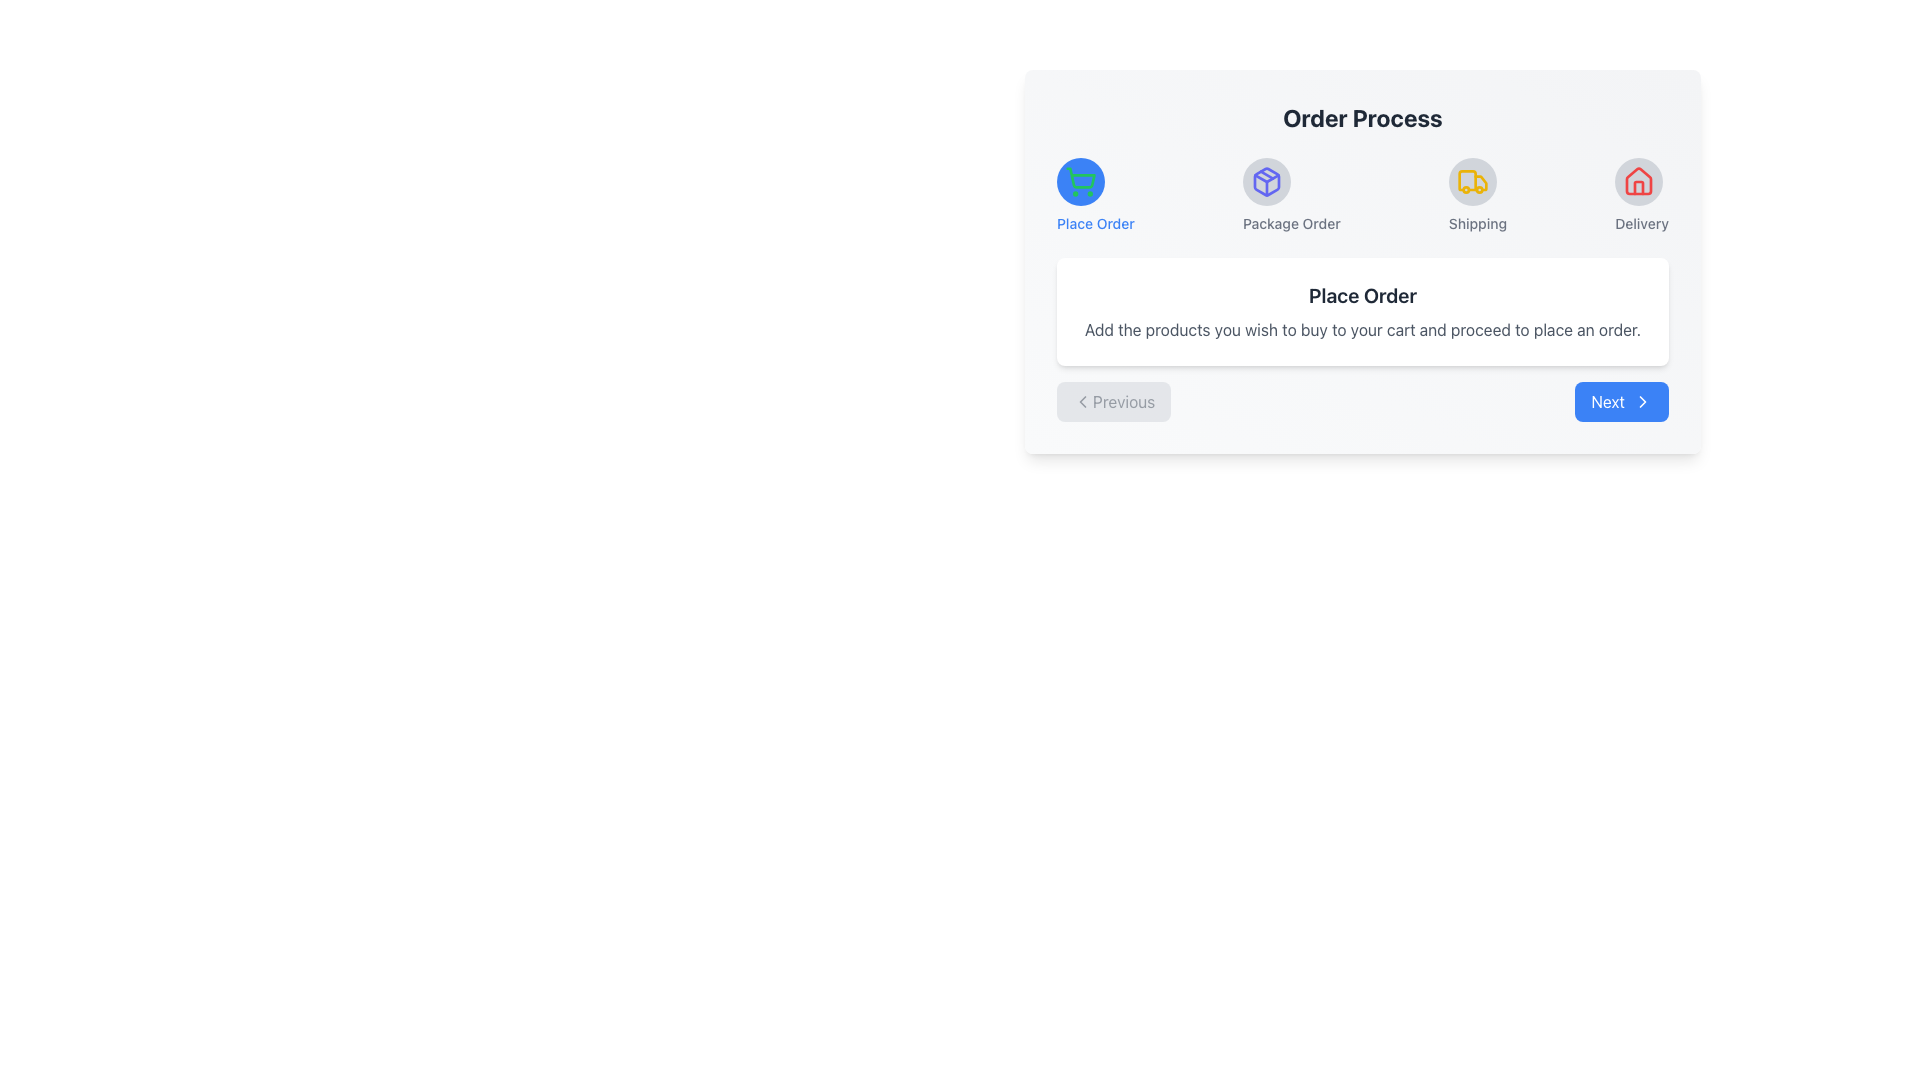  I want to click on the left-pointing chevron arrow icon located inside the 'Previous' button at the bottom left of the 'Order Process' panel, so click(1082, 401).